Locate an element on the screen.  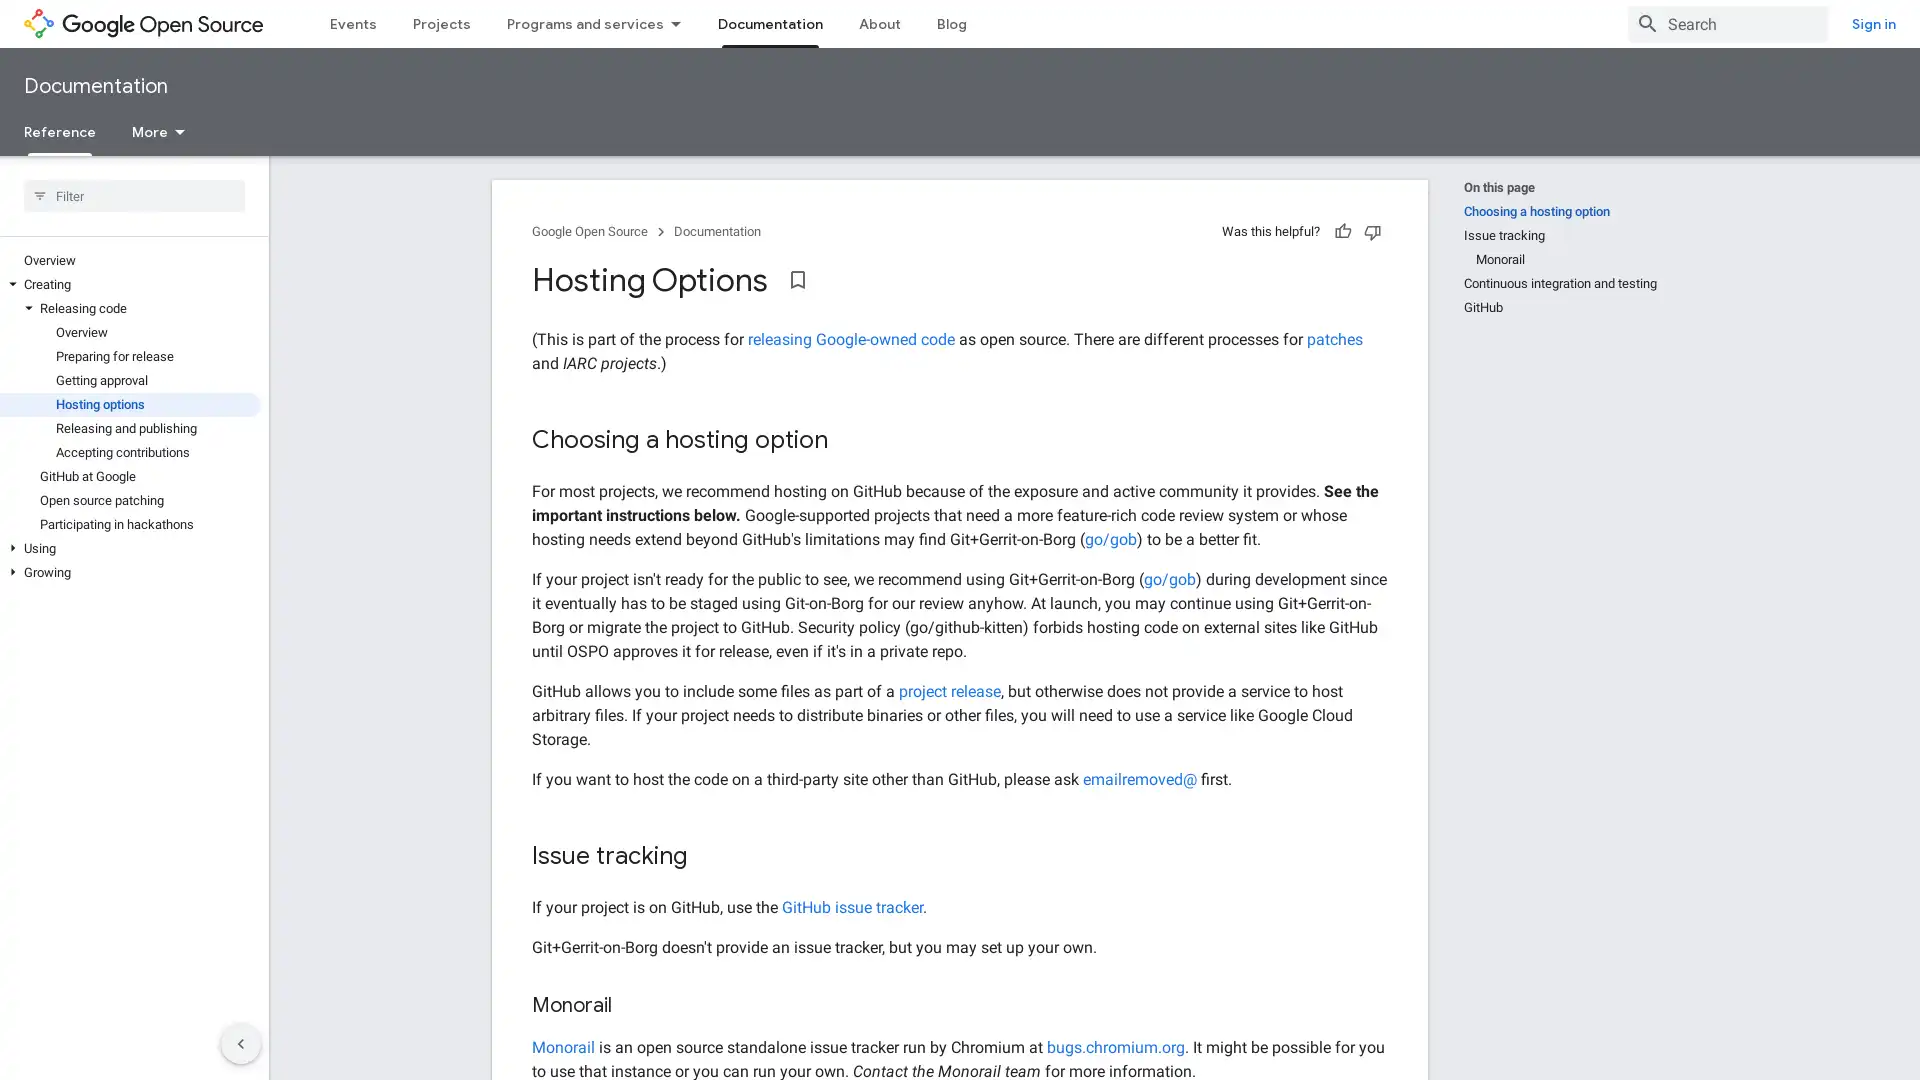
Copy link to this section: Issue tracking is located at coordinates (708, 855).